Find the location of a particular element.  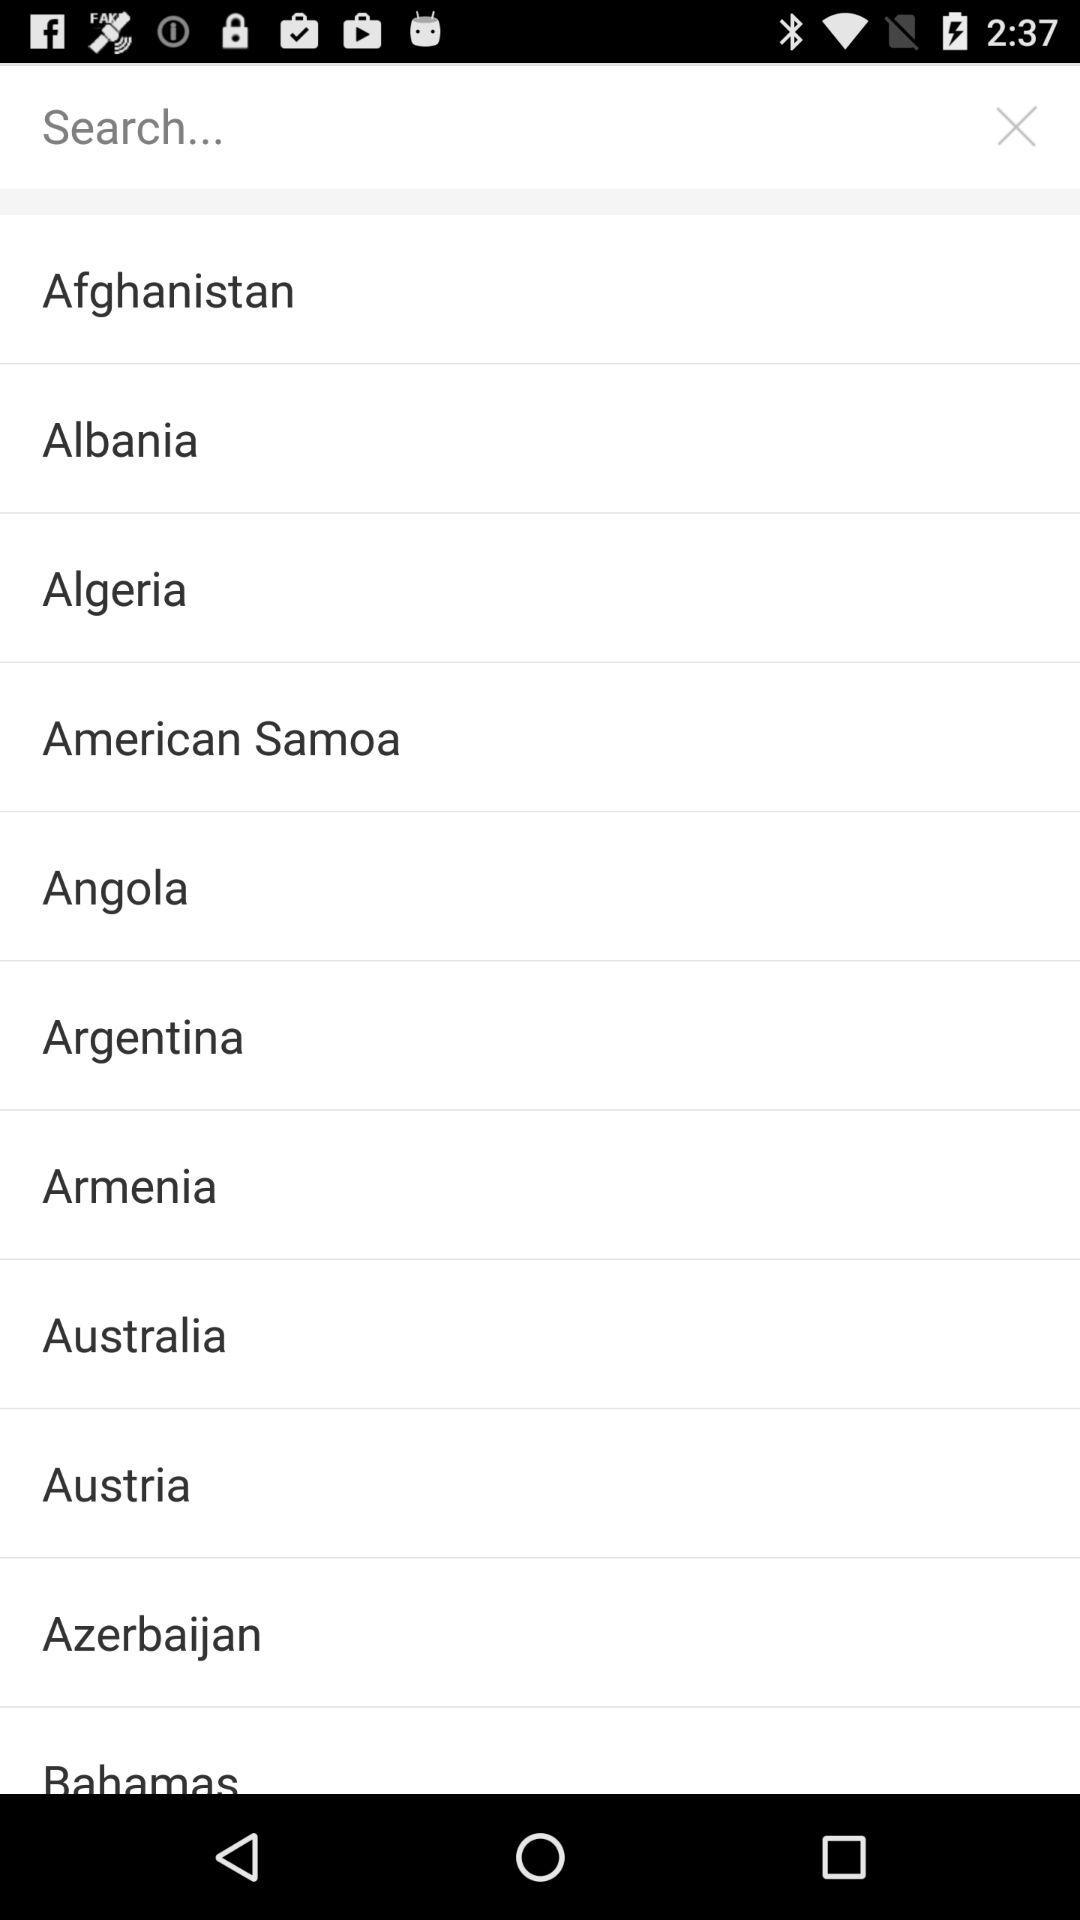

search screen is located at coordinates (1017, 124).